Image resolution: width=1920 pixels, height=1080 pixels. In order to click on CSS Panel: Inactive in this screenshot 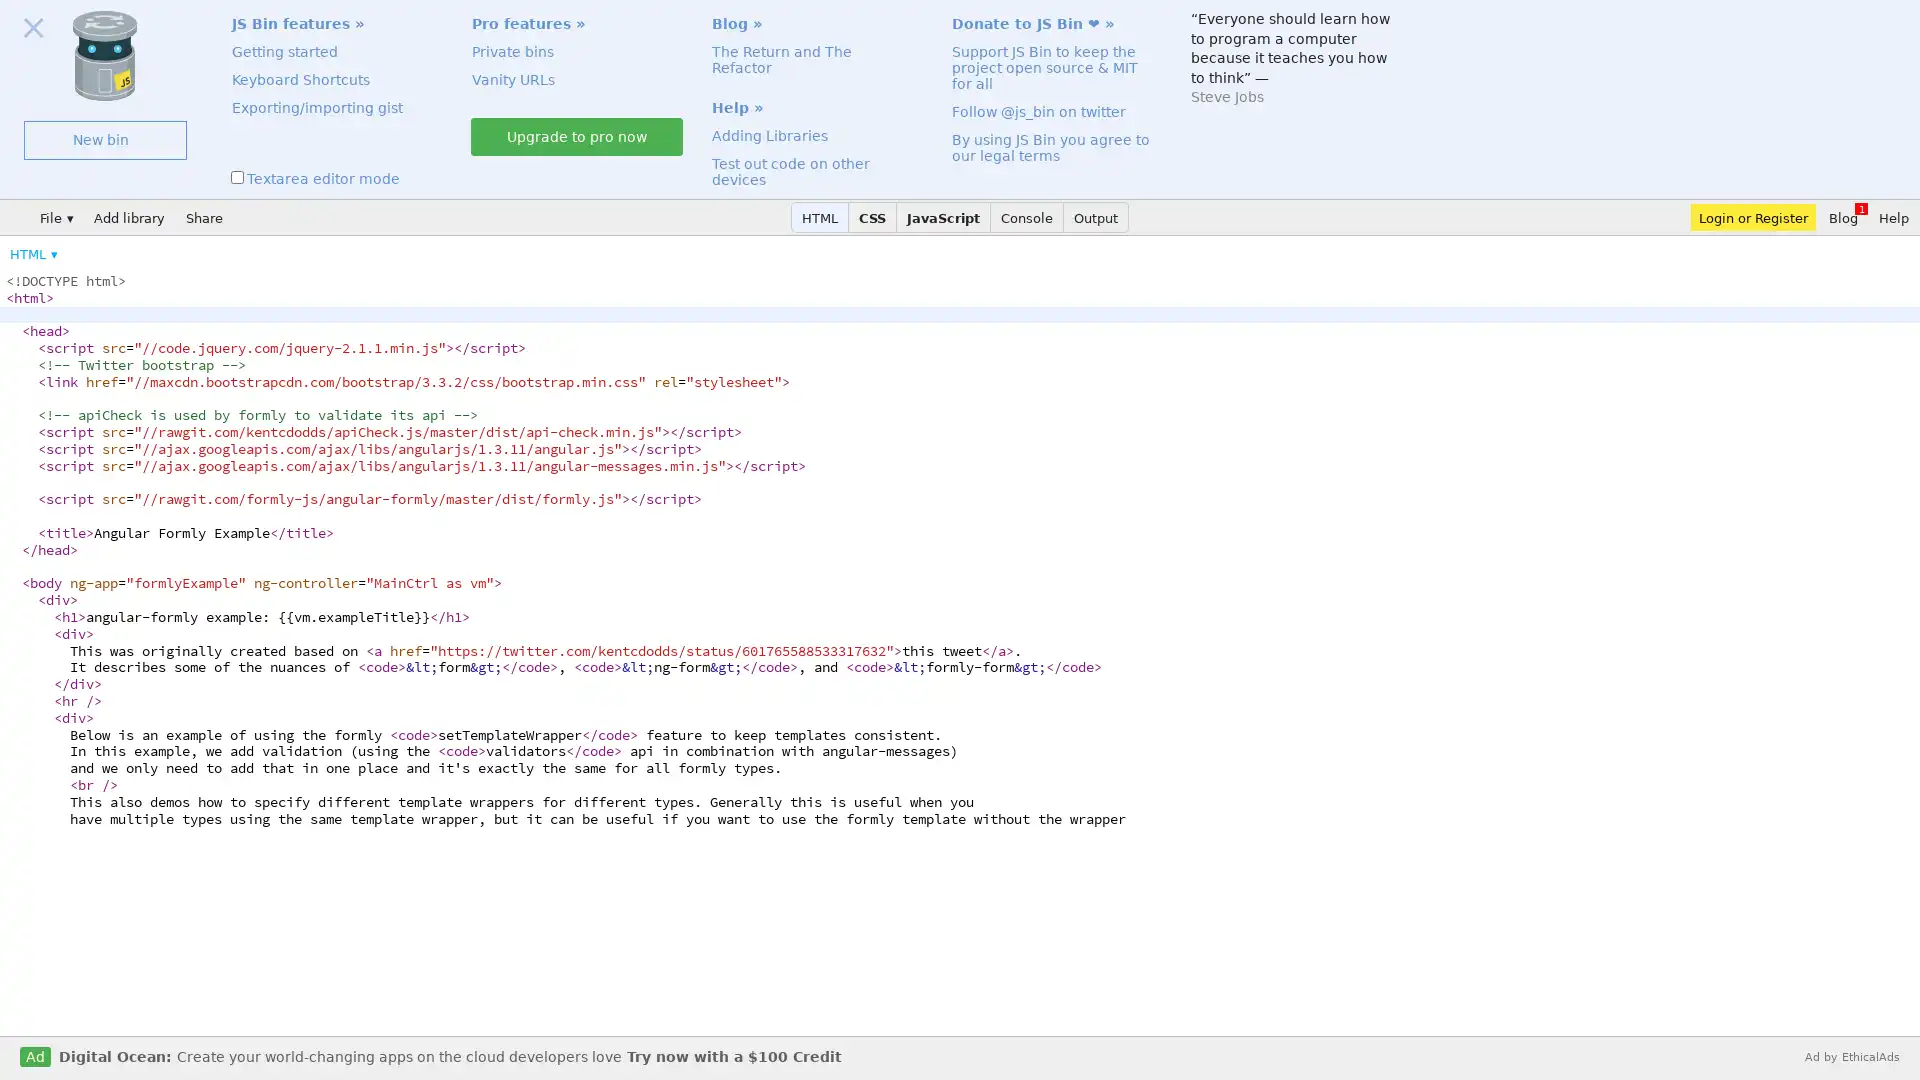, I will do `click(873, 217)`.